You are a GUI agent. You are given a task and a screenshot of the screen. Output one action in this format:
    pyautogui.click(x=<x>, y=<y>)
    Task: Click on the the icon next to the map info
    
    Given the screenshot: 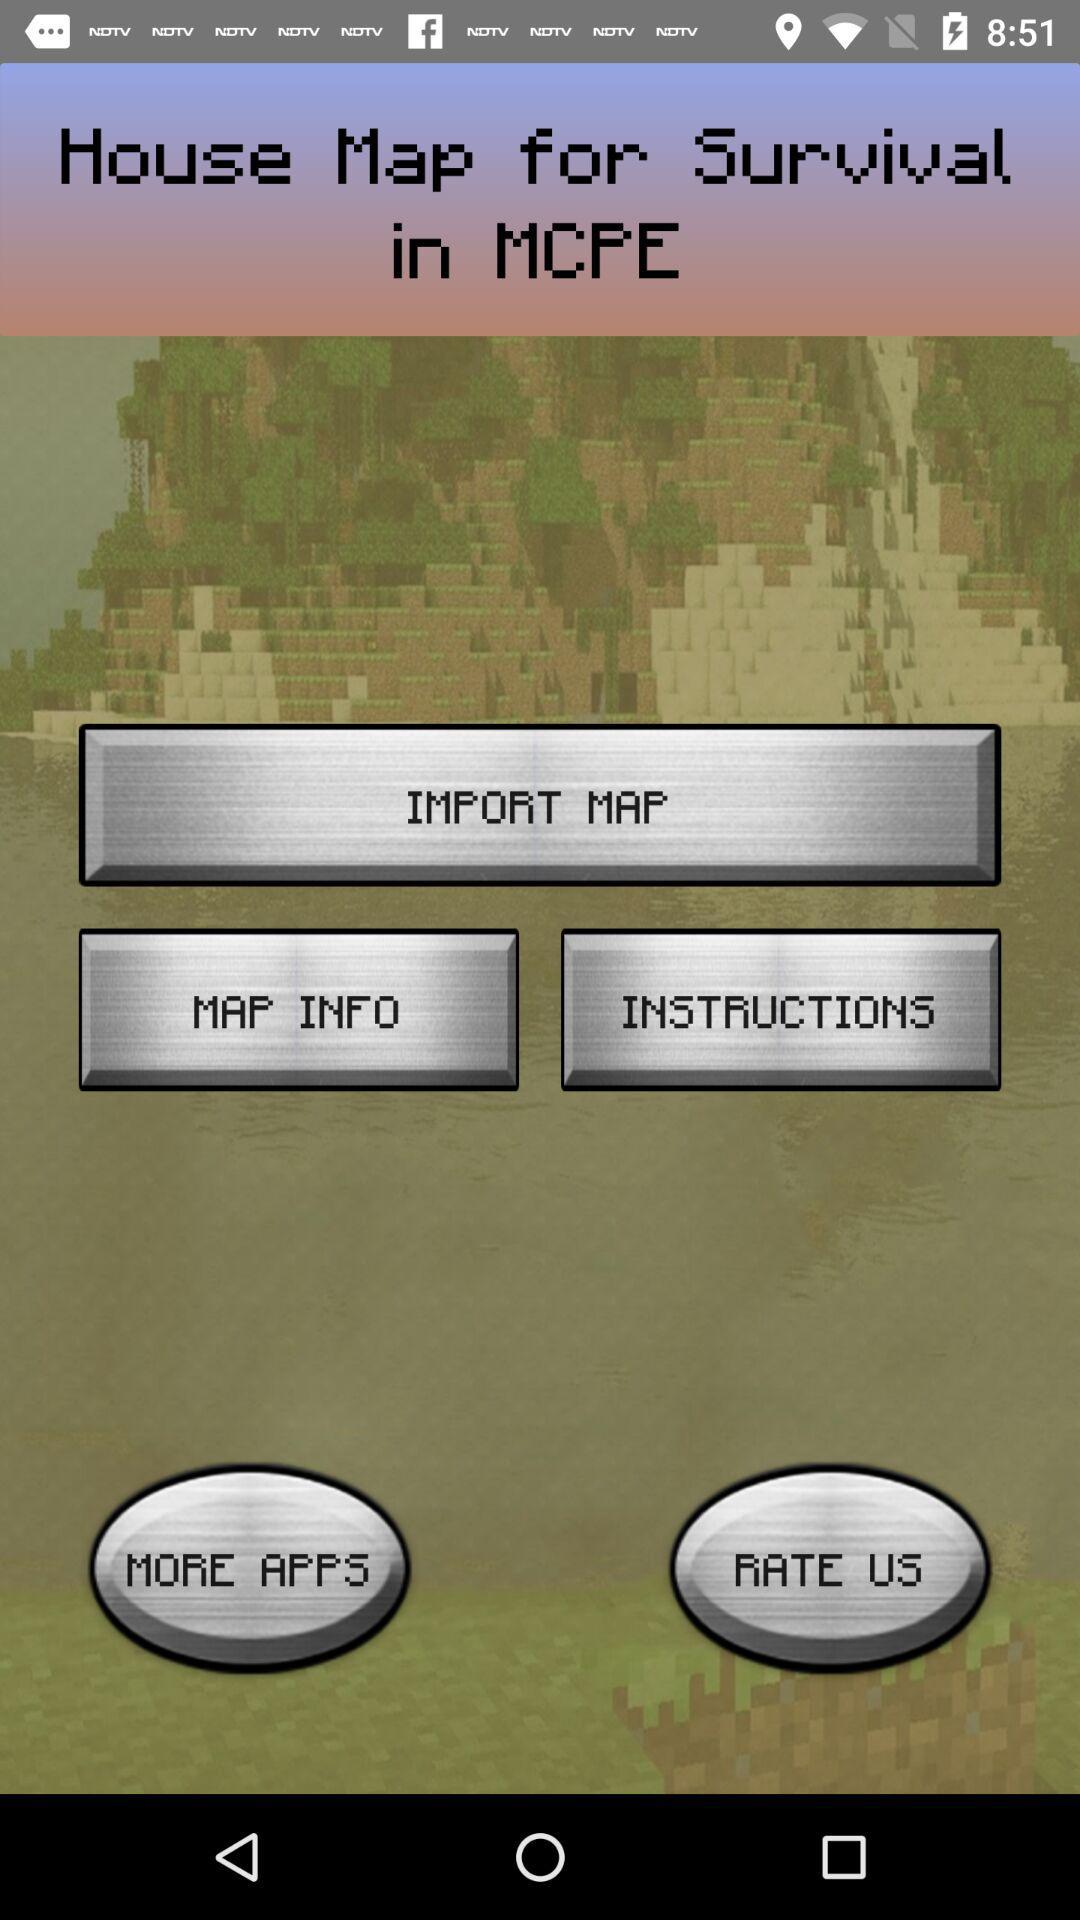 What is the action you would take?
    pyautogui.click(x=780, y=1009)
    